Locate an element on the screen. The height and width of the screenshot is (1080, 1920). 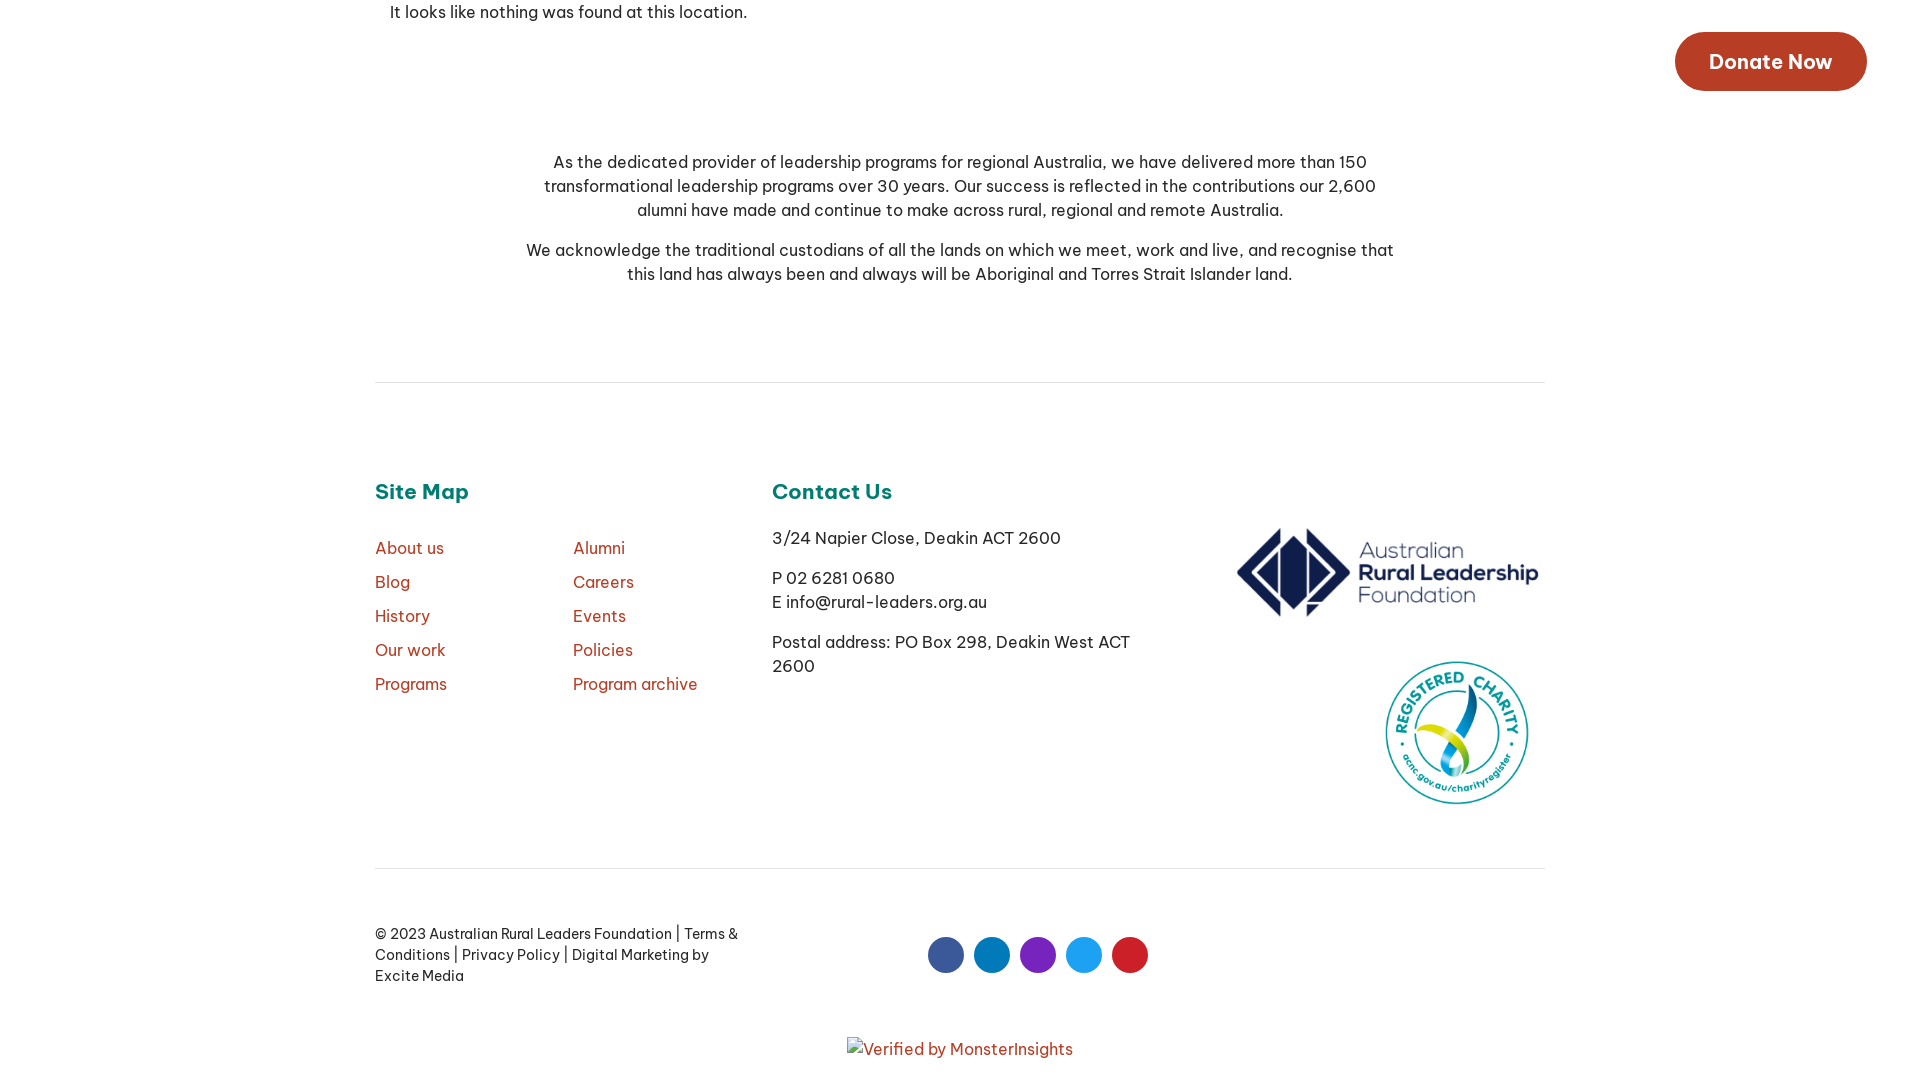
'Donate Now' is located at coordinates (1771, 60).